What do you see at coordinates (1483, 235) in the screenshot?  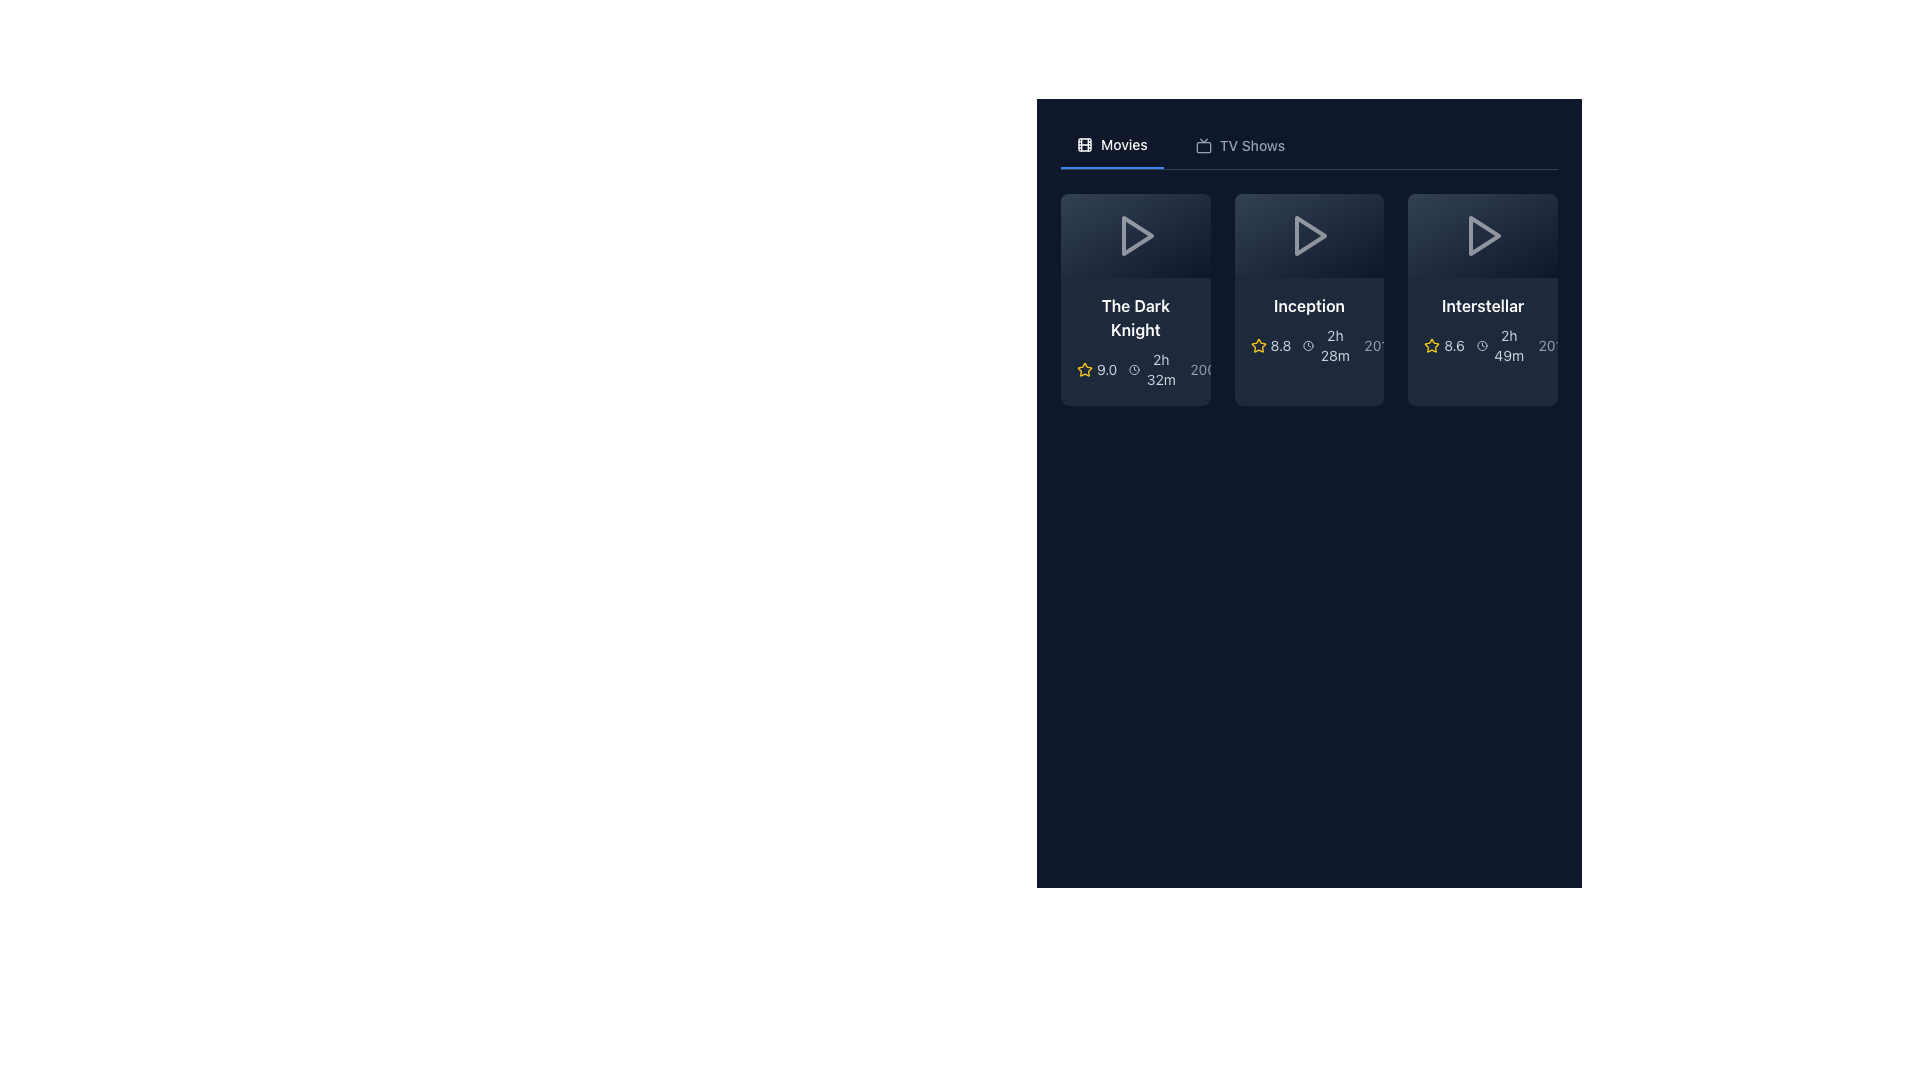 I see `the triangular play button icon with a gray outline located centrally within the darkened 'Interstellar' card to change its color to white` at bounding box center [1483, 235].